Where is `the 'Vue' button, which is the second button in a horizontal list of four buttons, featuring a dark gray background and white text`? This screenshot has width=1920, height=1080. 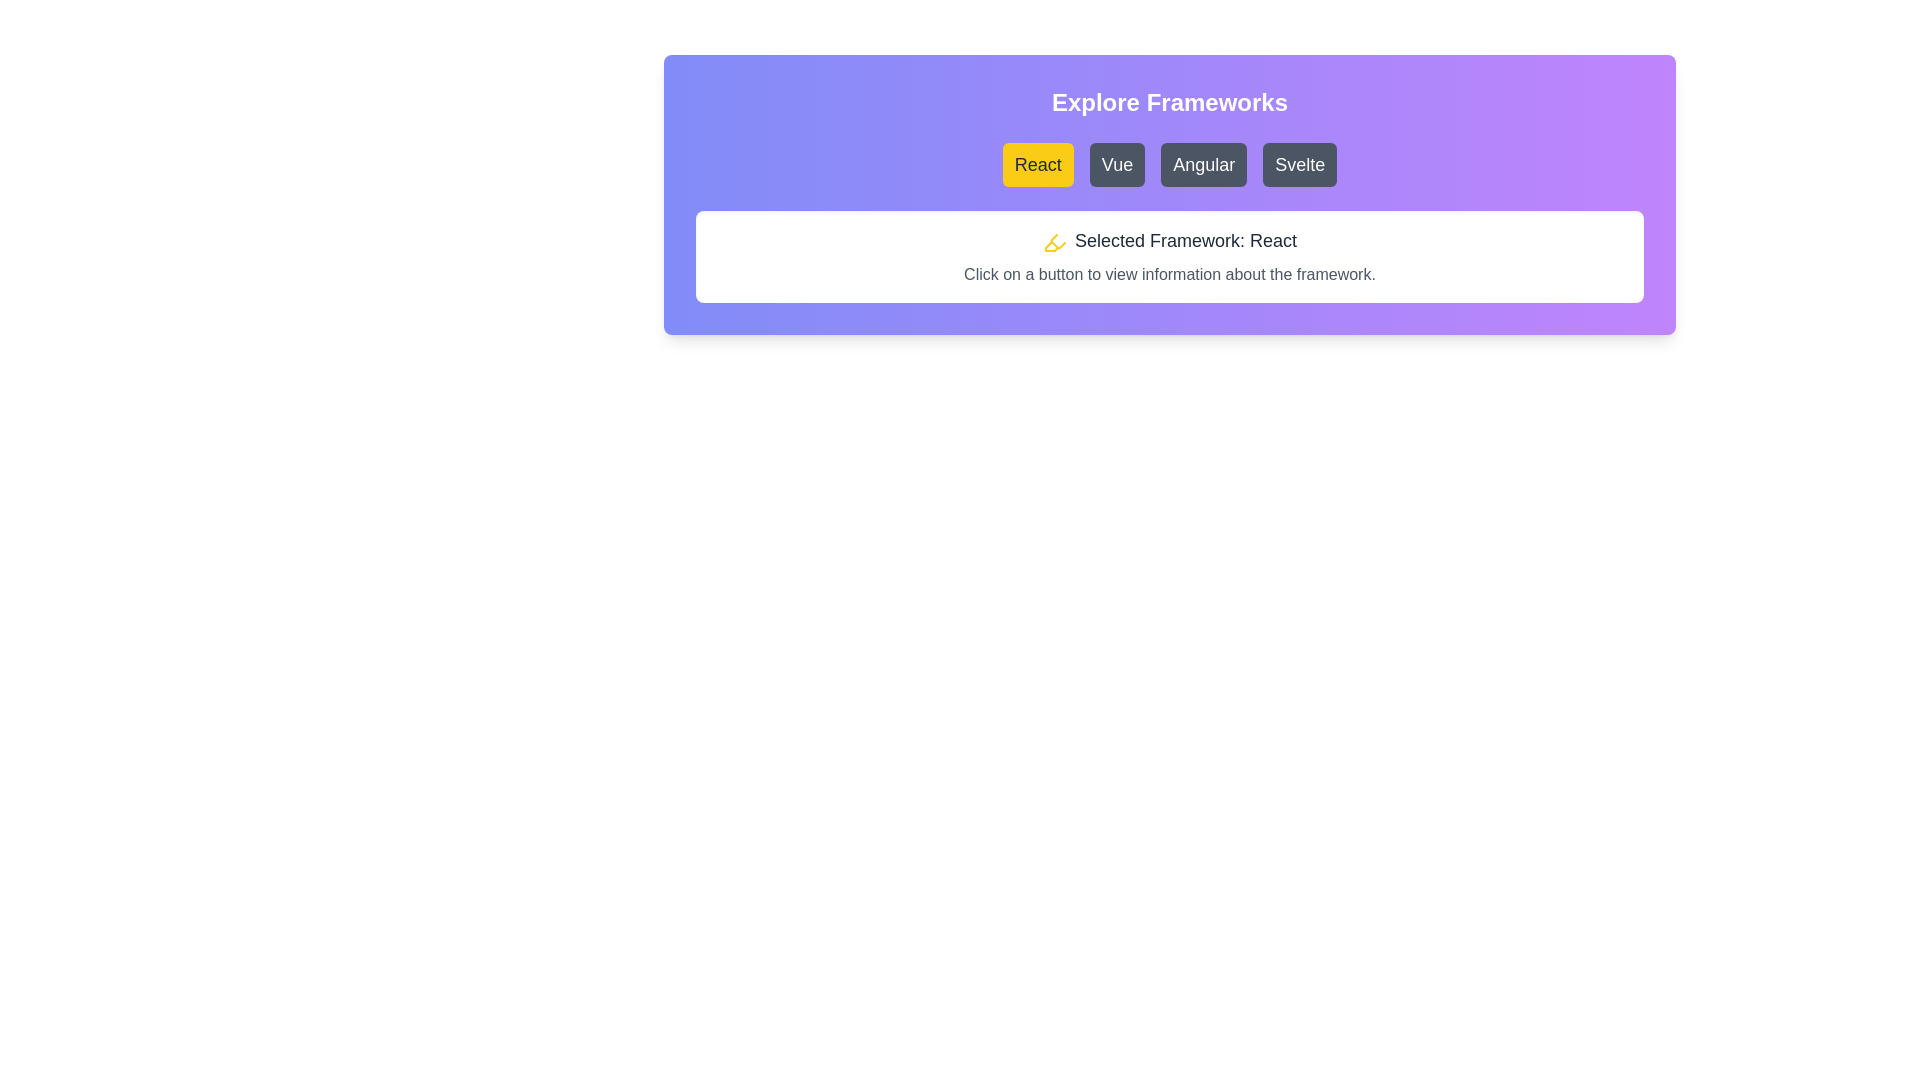 the 'Vue' button, which is the second button in a horizontal list of four buttons, featuring a dark gray background and white text is located at coordinates (1116, 164).